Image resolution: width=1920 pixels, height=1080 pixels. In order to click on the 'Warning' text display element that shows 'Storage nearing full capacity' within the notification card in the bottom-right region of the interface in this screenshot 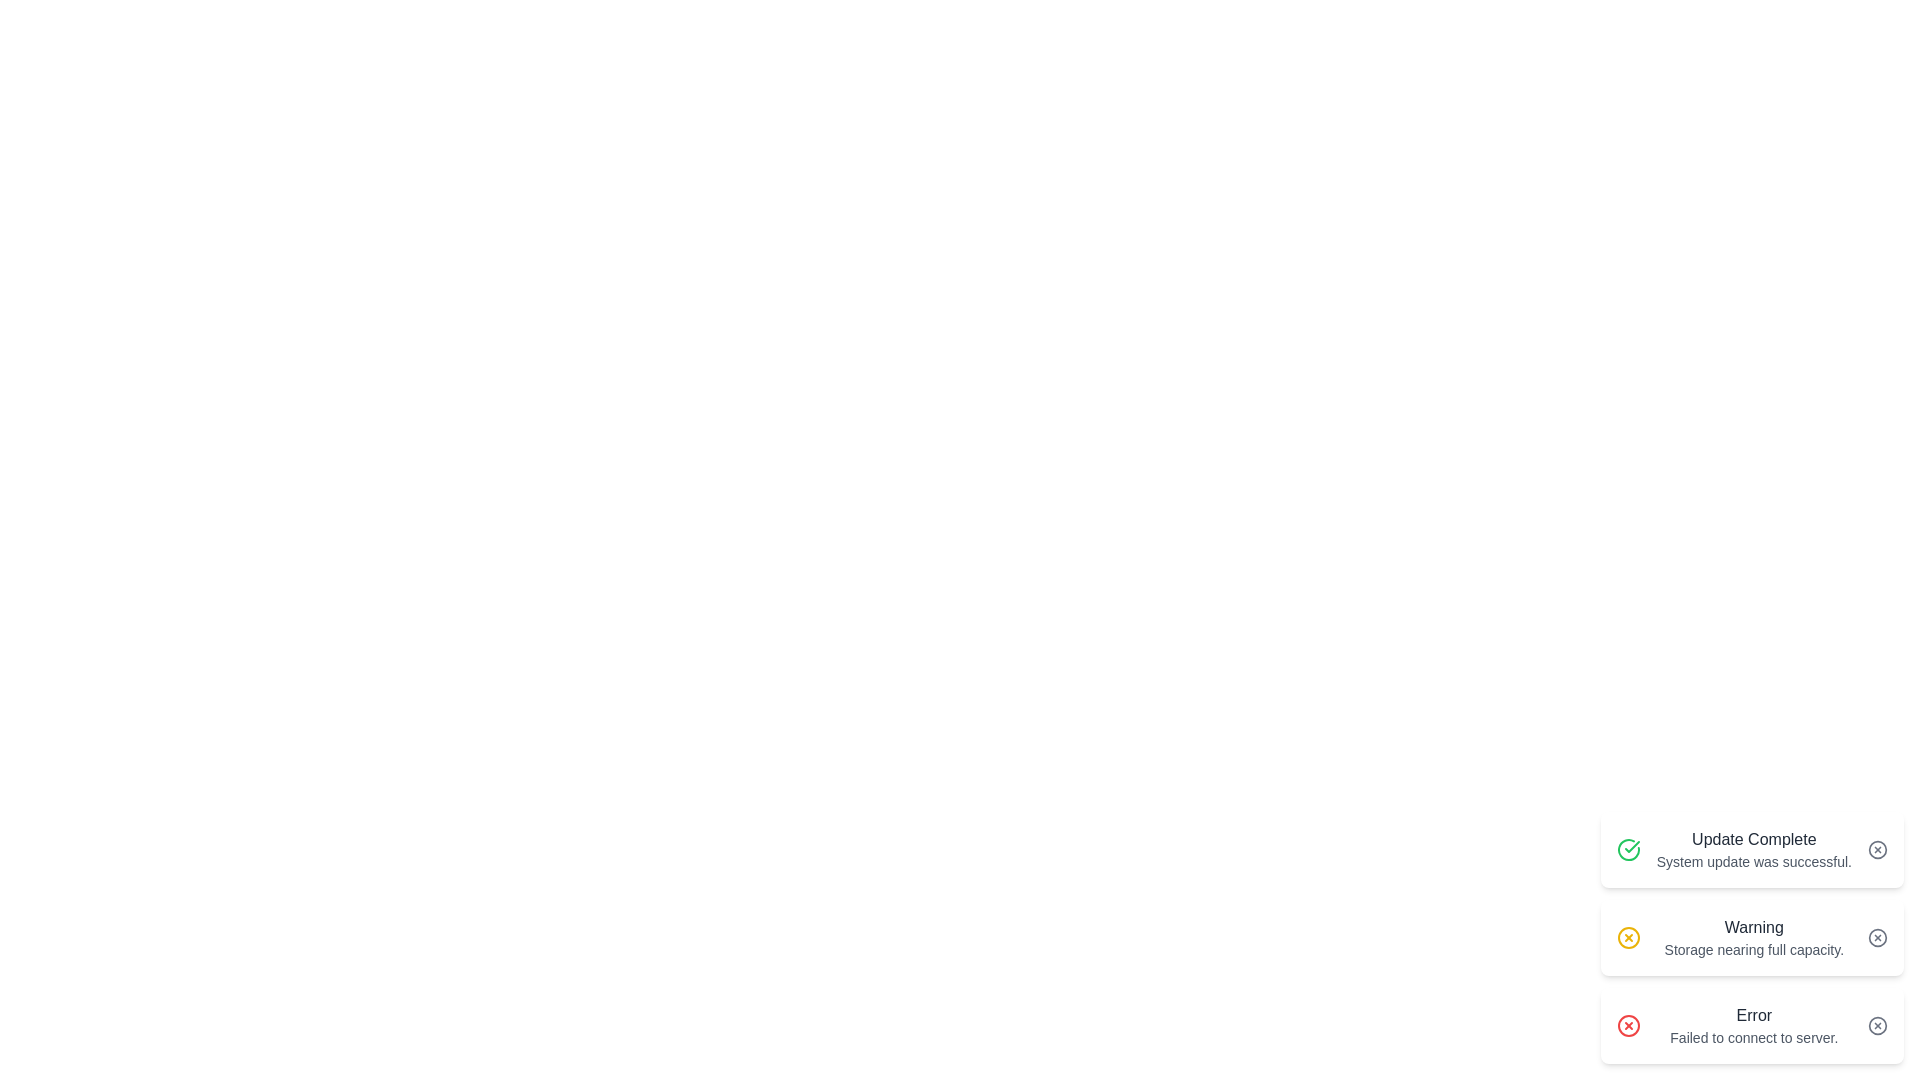, I will do `click(1753, 937)`.